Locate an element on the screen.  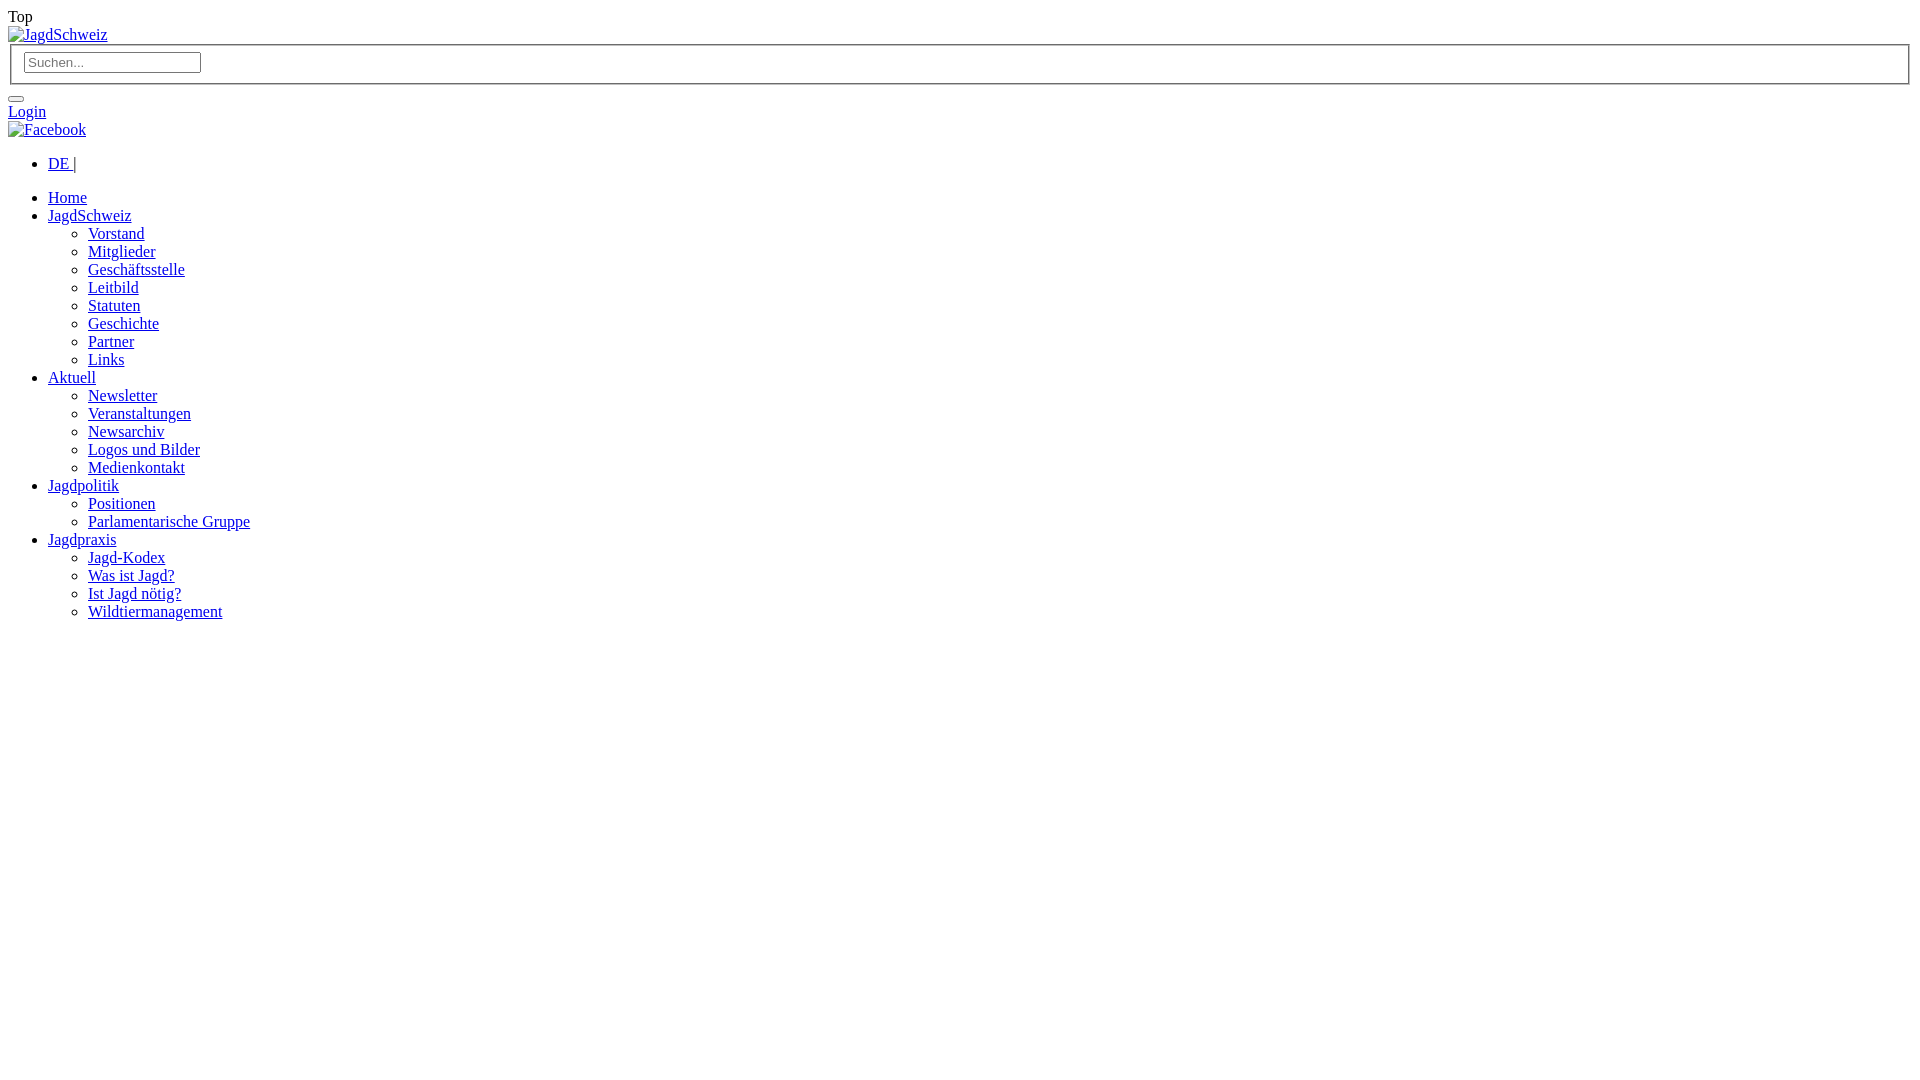
'Was ist Jagd?' is located at coordinates (130, 575).